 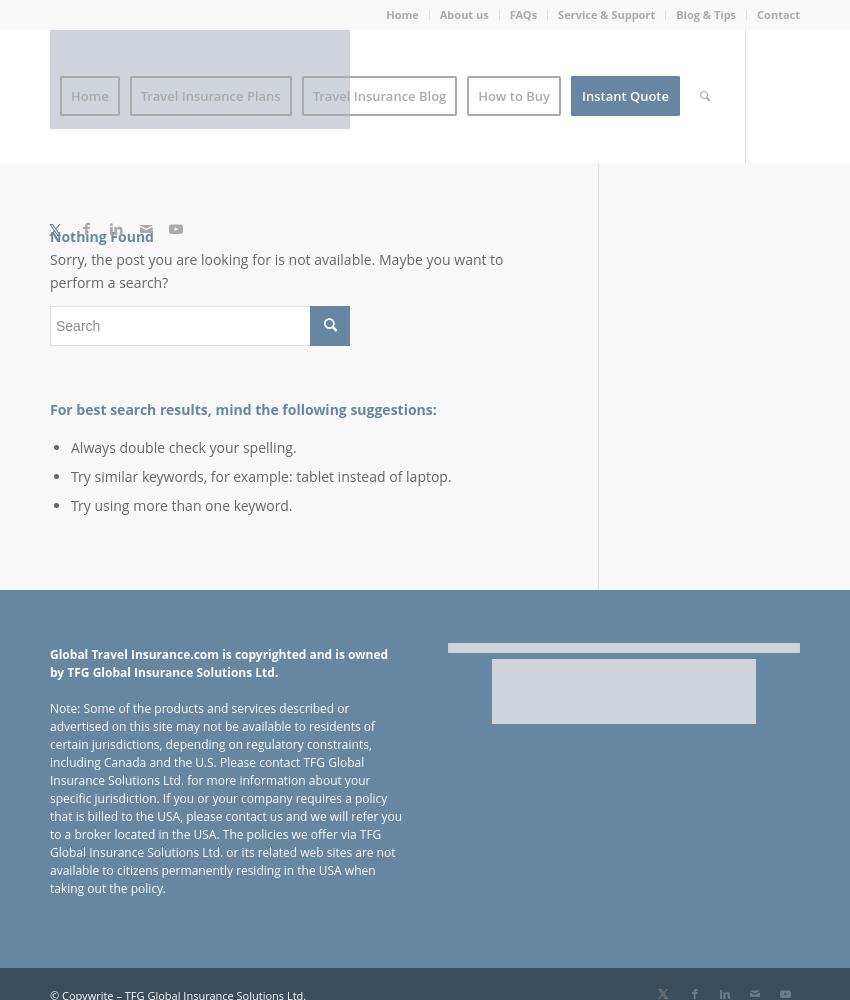 What do you see at coordinates (49, 663) in the screenshot?
I see `'Global Travel Insurance.com is copyrighted and is owned by TFG Global Insurance Solutions Ltd.'` at bounding box center [49, 663].